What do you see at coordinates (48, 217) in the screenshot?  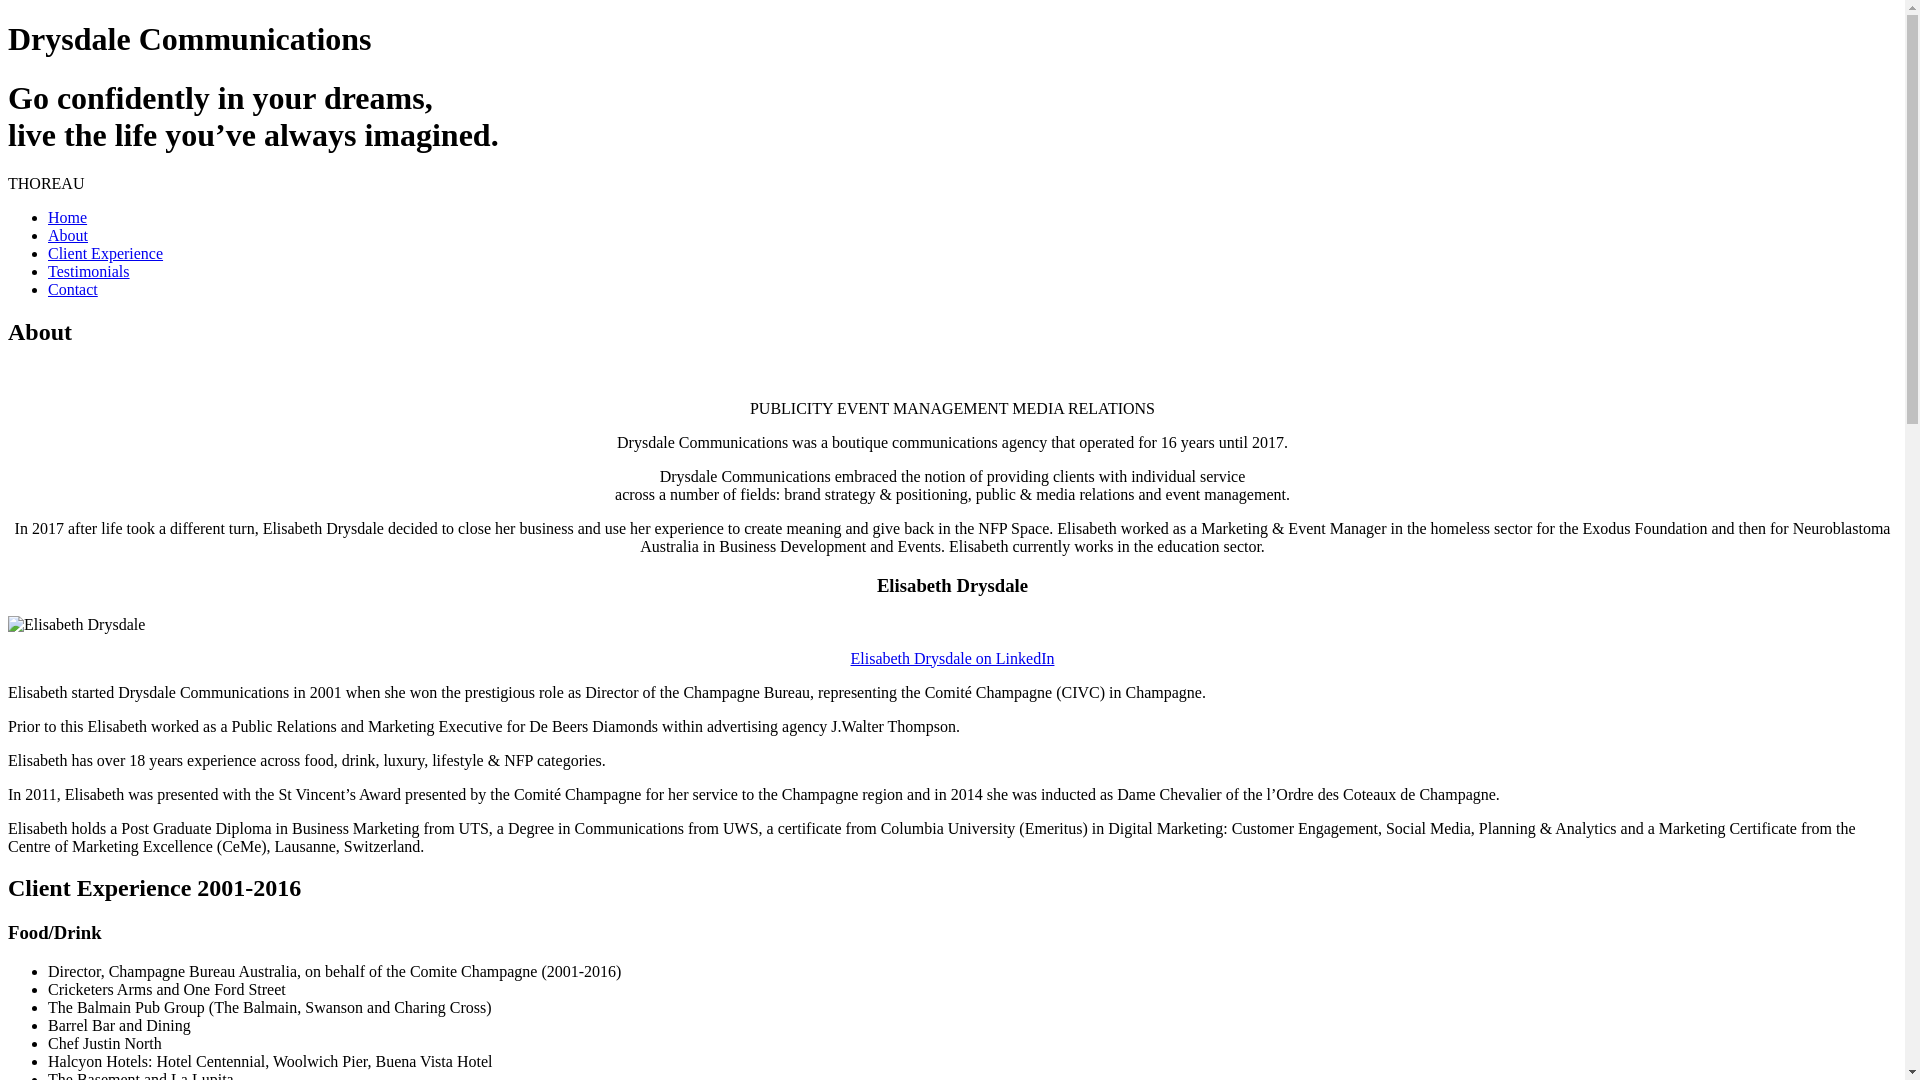 I see `'Home'` at bounding box center [48, 217].